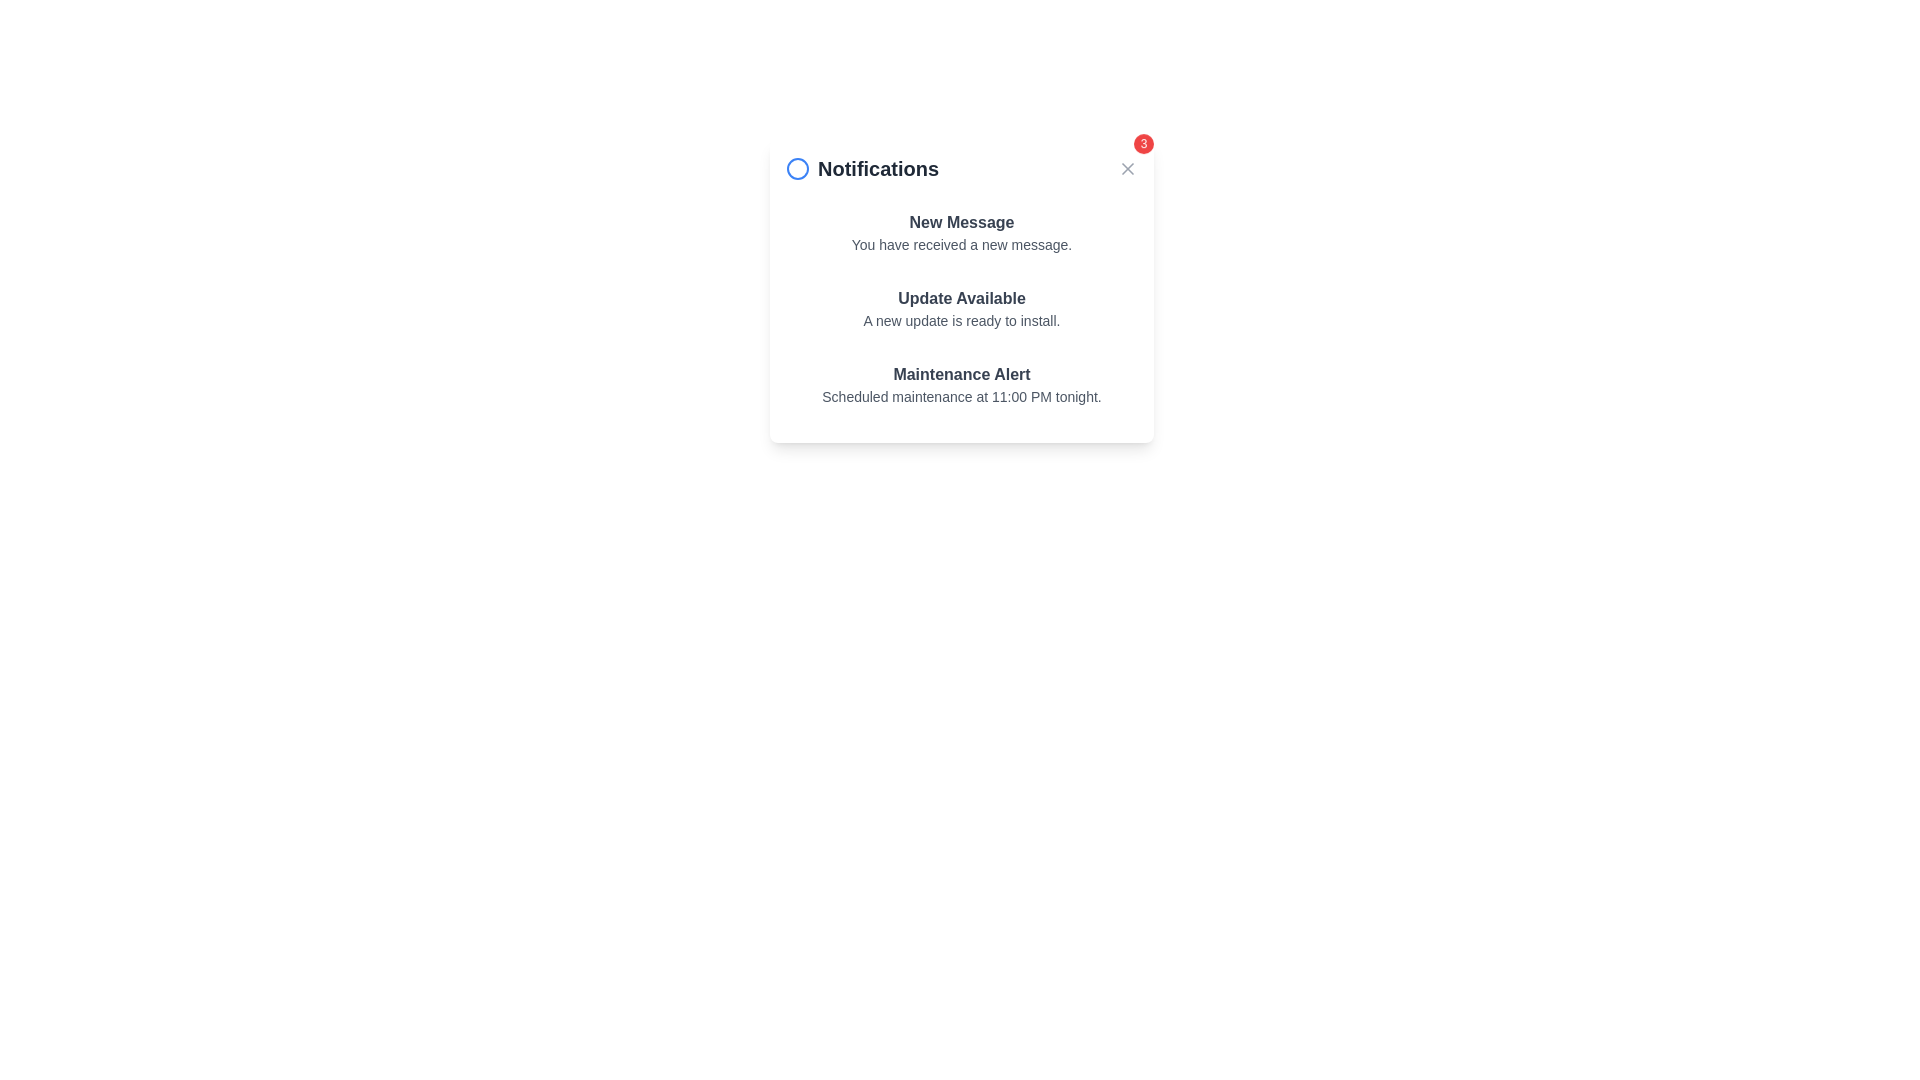 The height and width of the screenshot is (1080, 1920). Describe the element at coordinates (961, 397) in the screenshot. I see `informational message from the second row of text within the 'Maintenance Alert' card` at that location.